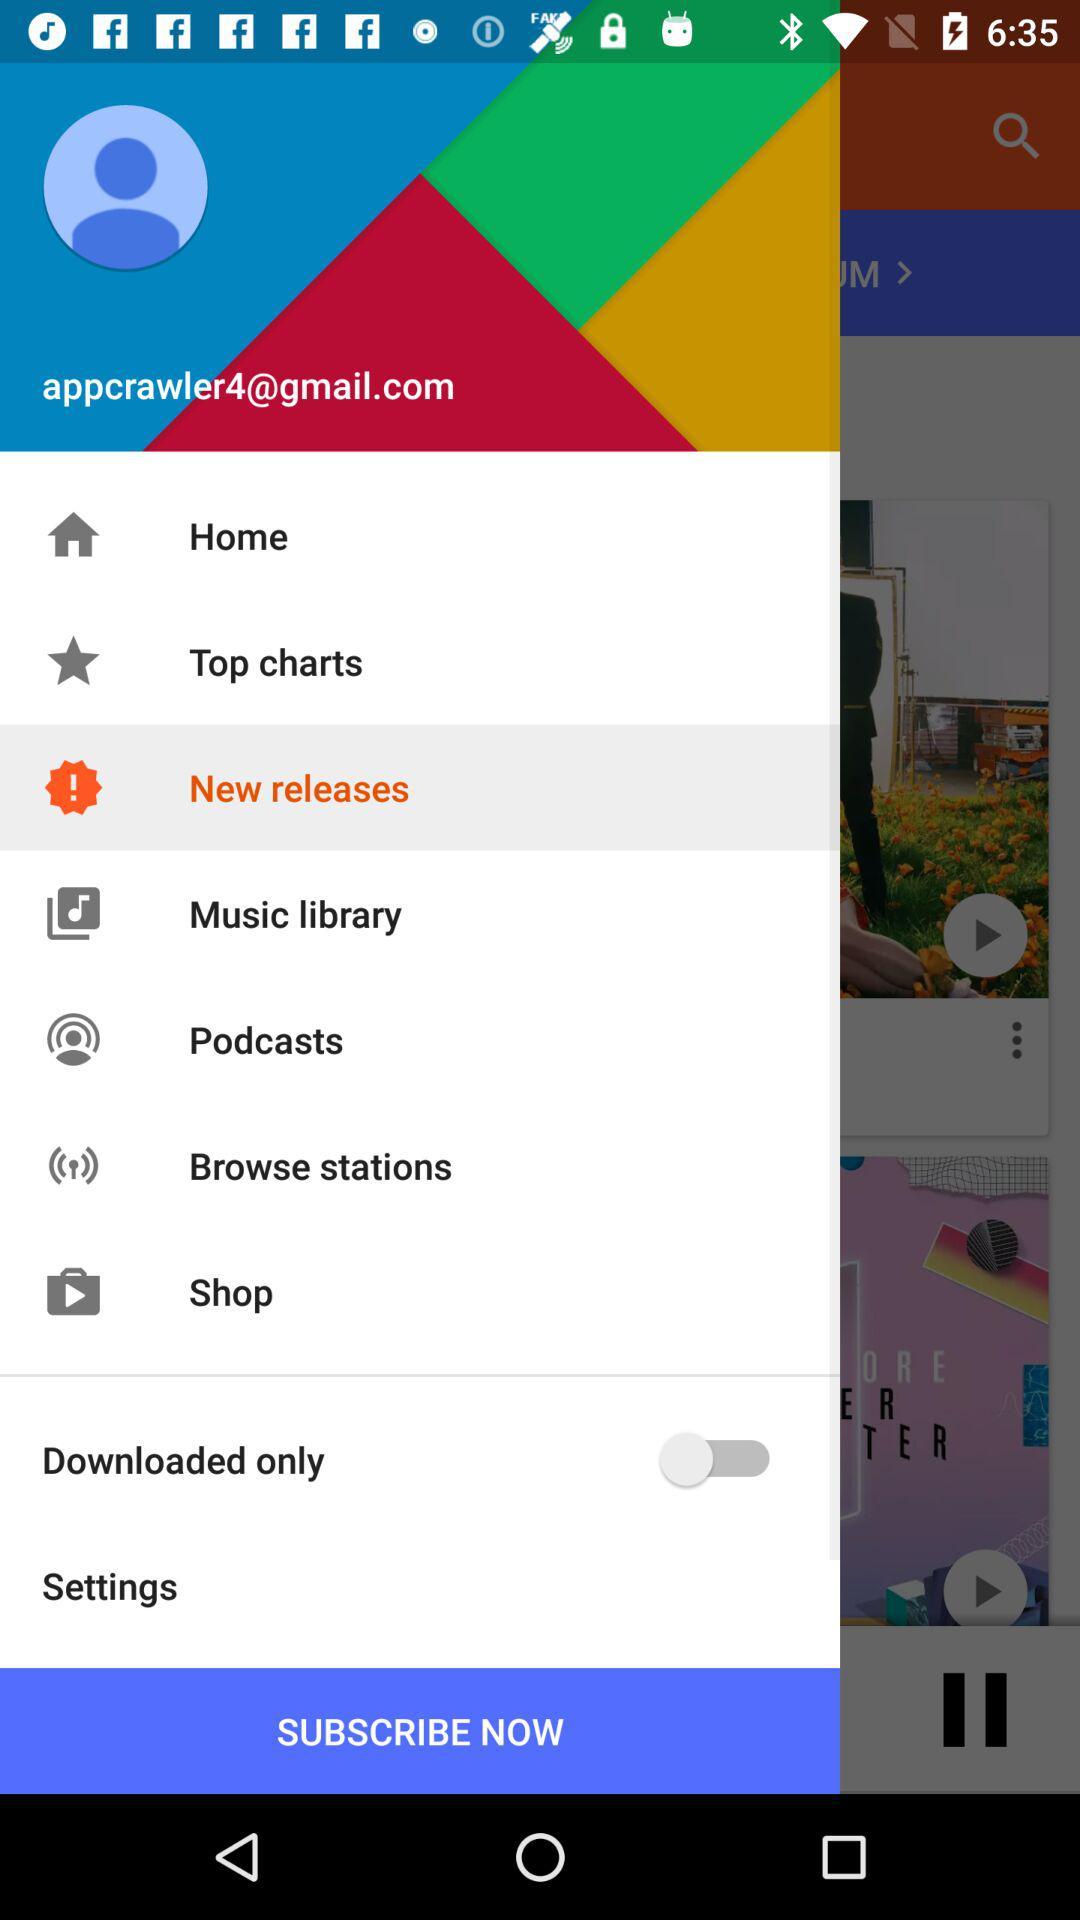 This screenshot has height=1920, width=1080. What do you see at coordinates (974, 1708) in the screenshot?
I see `the pause icon` at bounding box center [974, 1708].